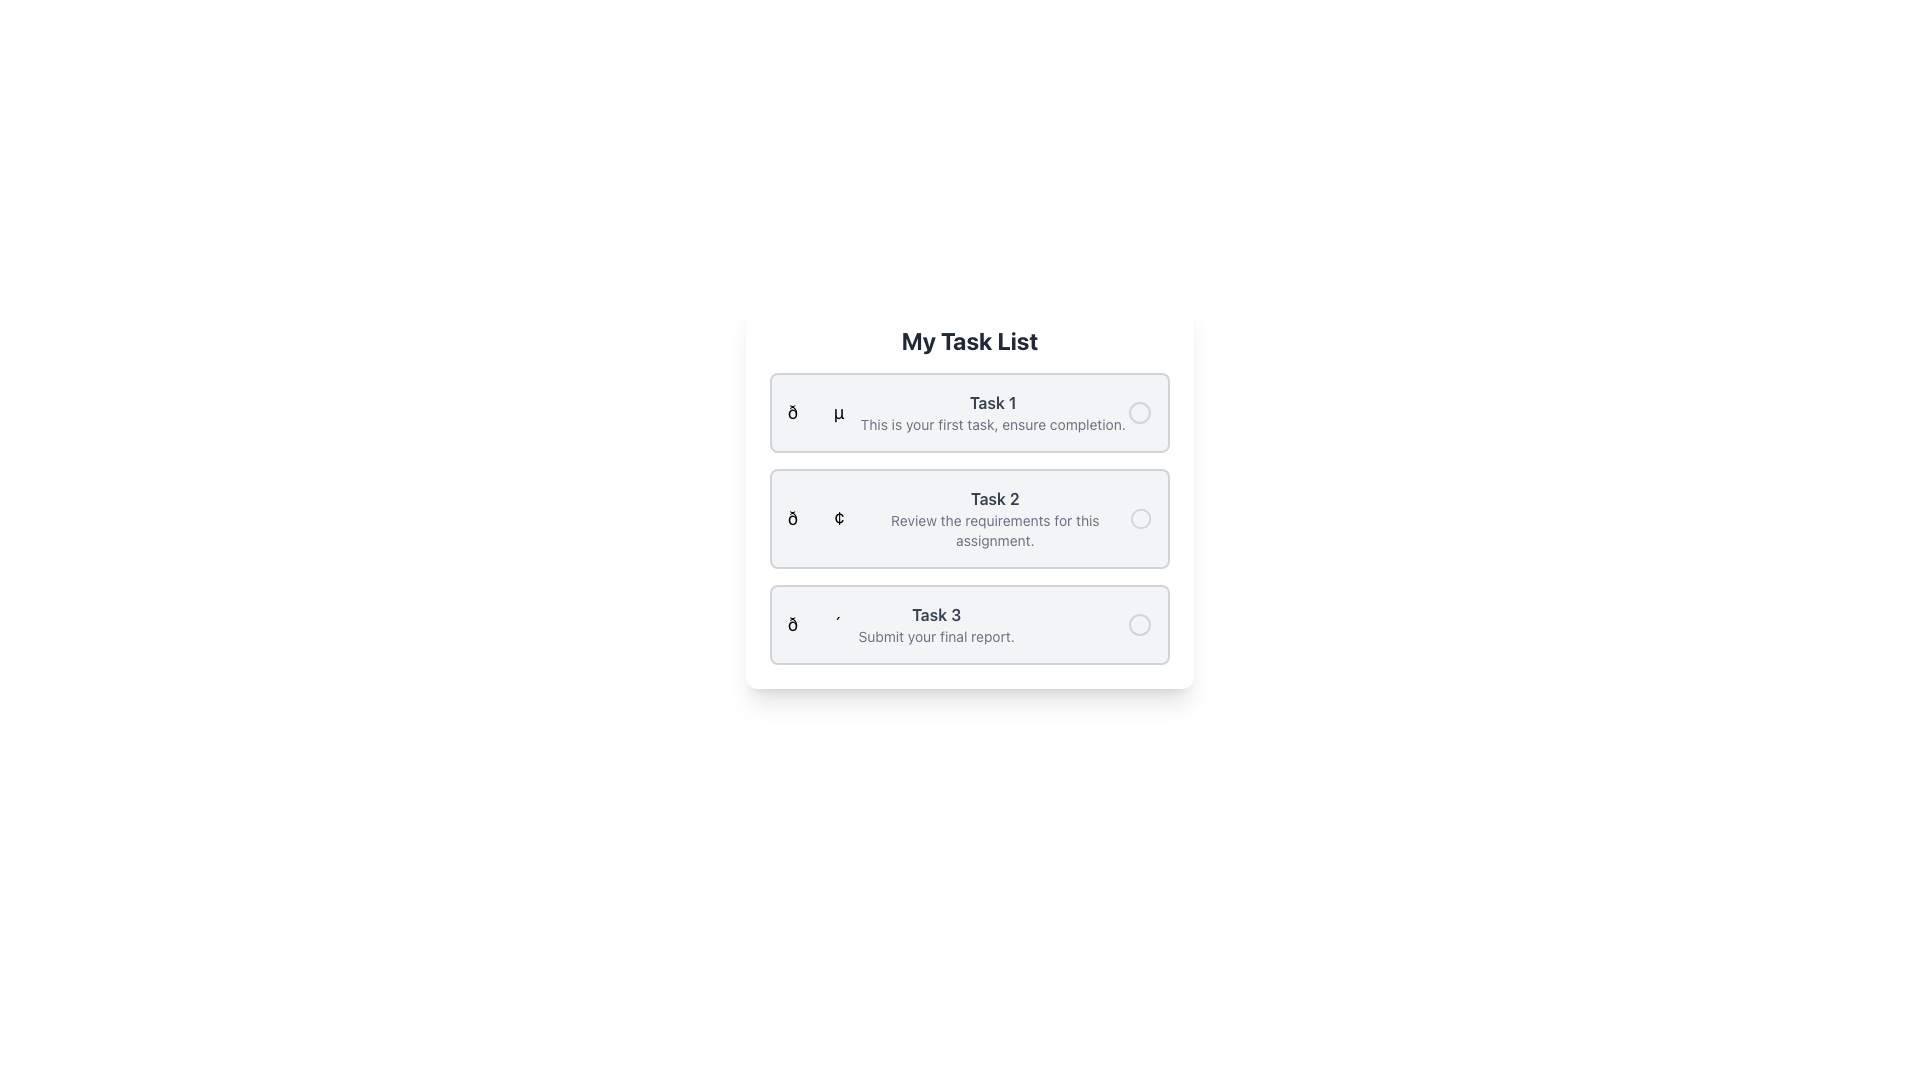 The image size is (1920, 1080). What do you see at coordinates (969, 623) in the screenshot?
I see `the list item labeled 'Task 3' to focus on the task details` at bounding box center [969, 623].